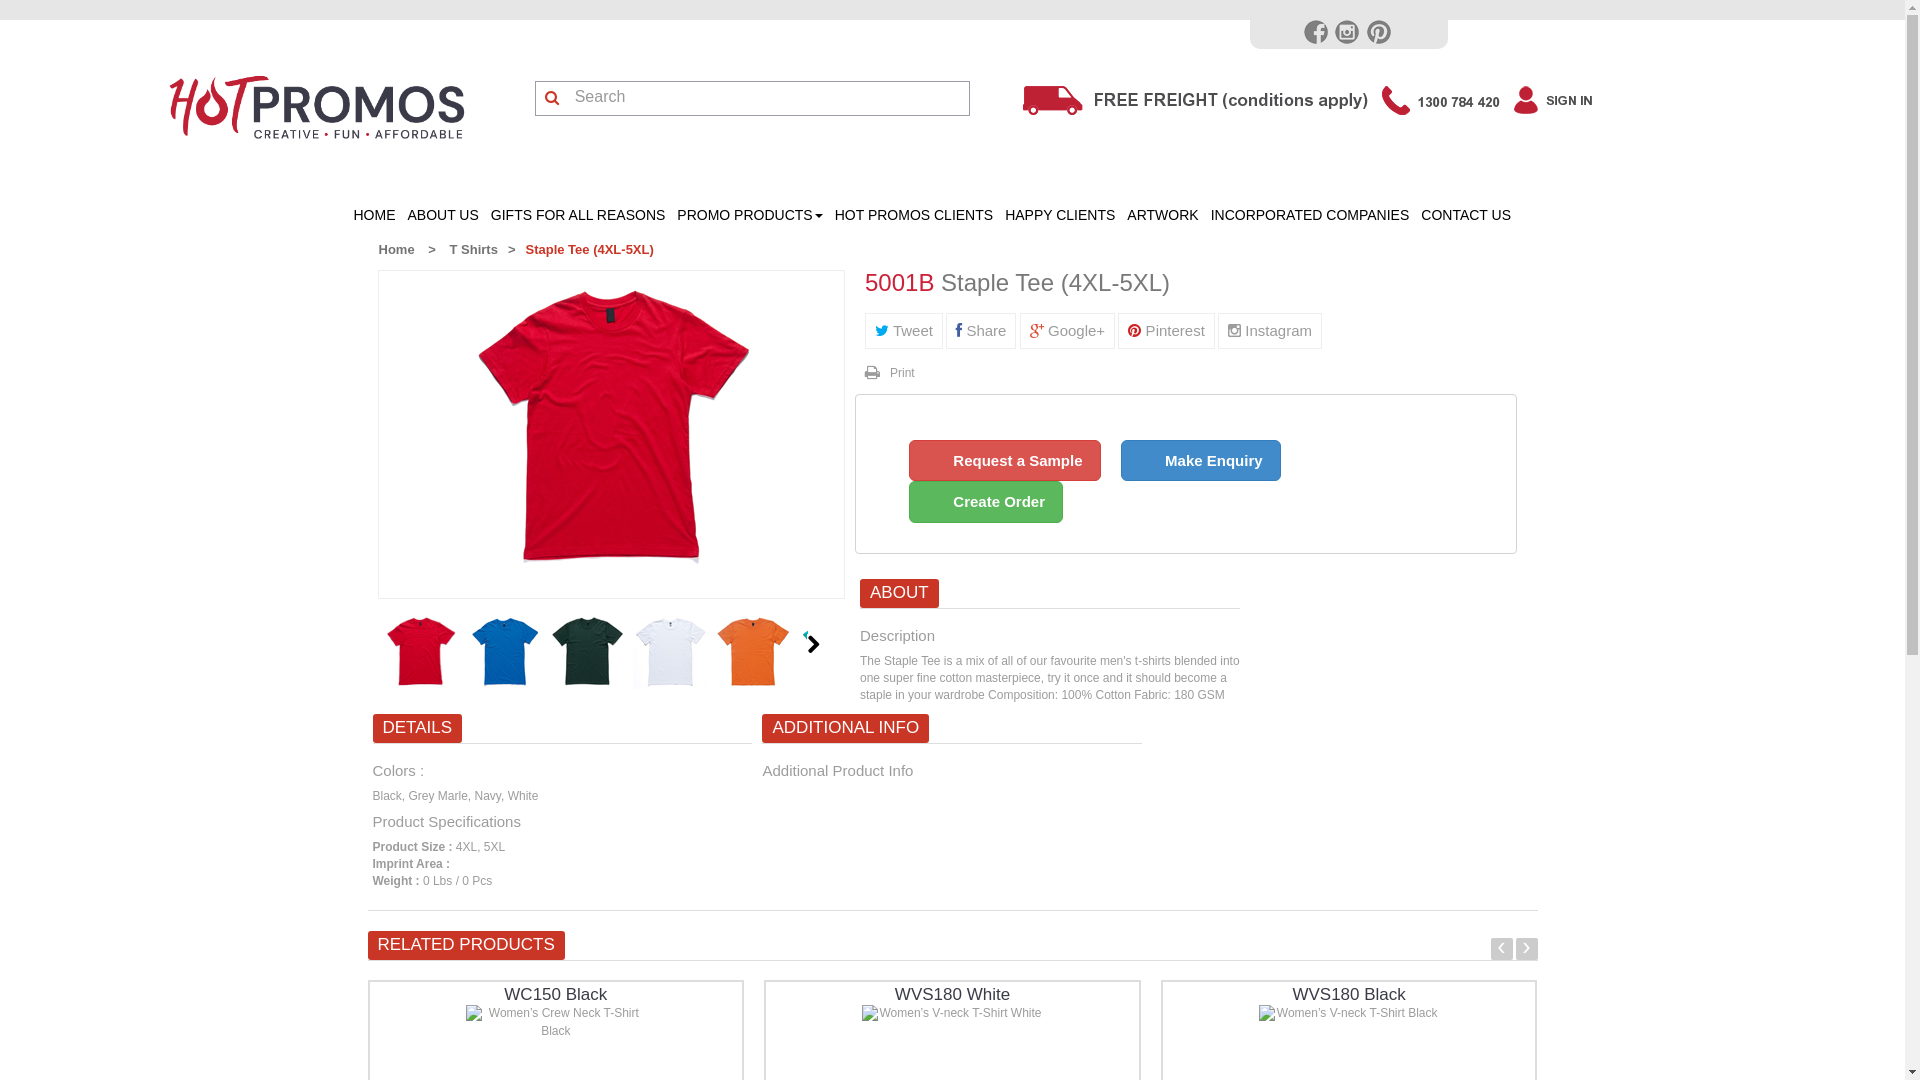 The width and height of the screenshot is (1920, 1080). Describe the element at coordinates (1121, 215) in the screenshot. I see `'ARTWORK'` at that location.